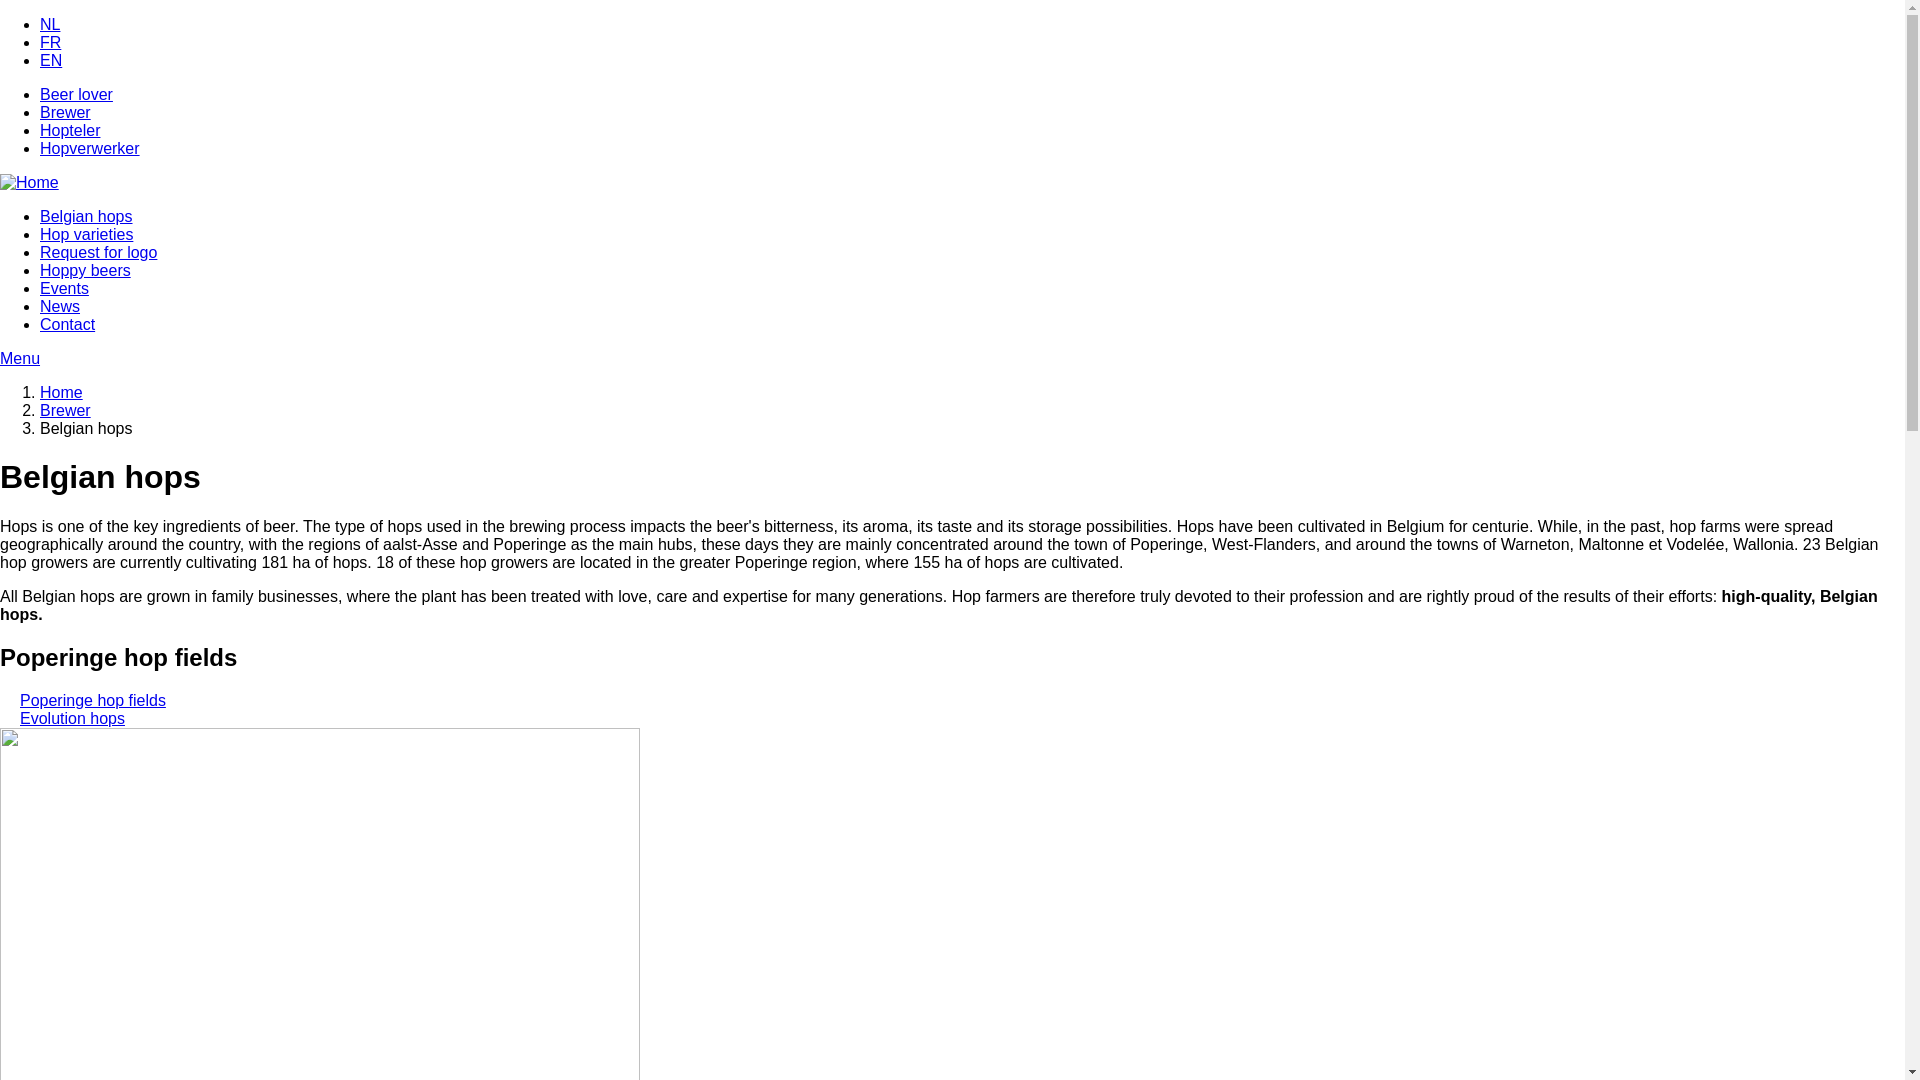 Image resolution: width=1920 pixels, height=1080 pixels. What do you see at coordinates (70, 130) in the screenshot?
I see `'Hopteler'` at bounding box center [70, 130].